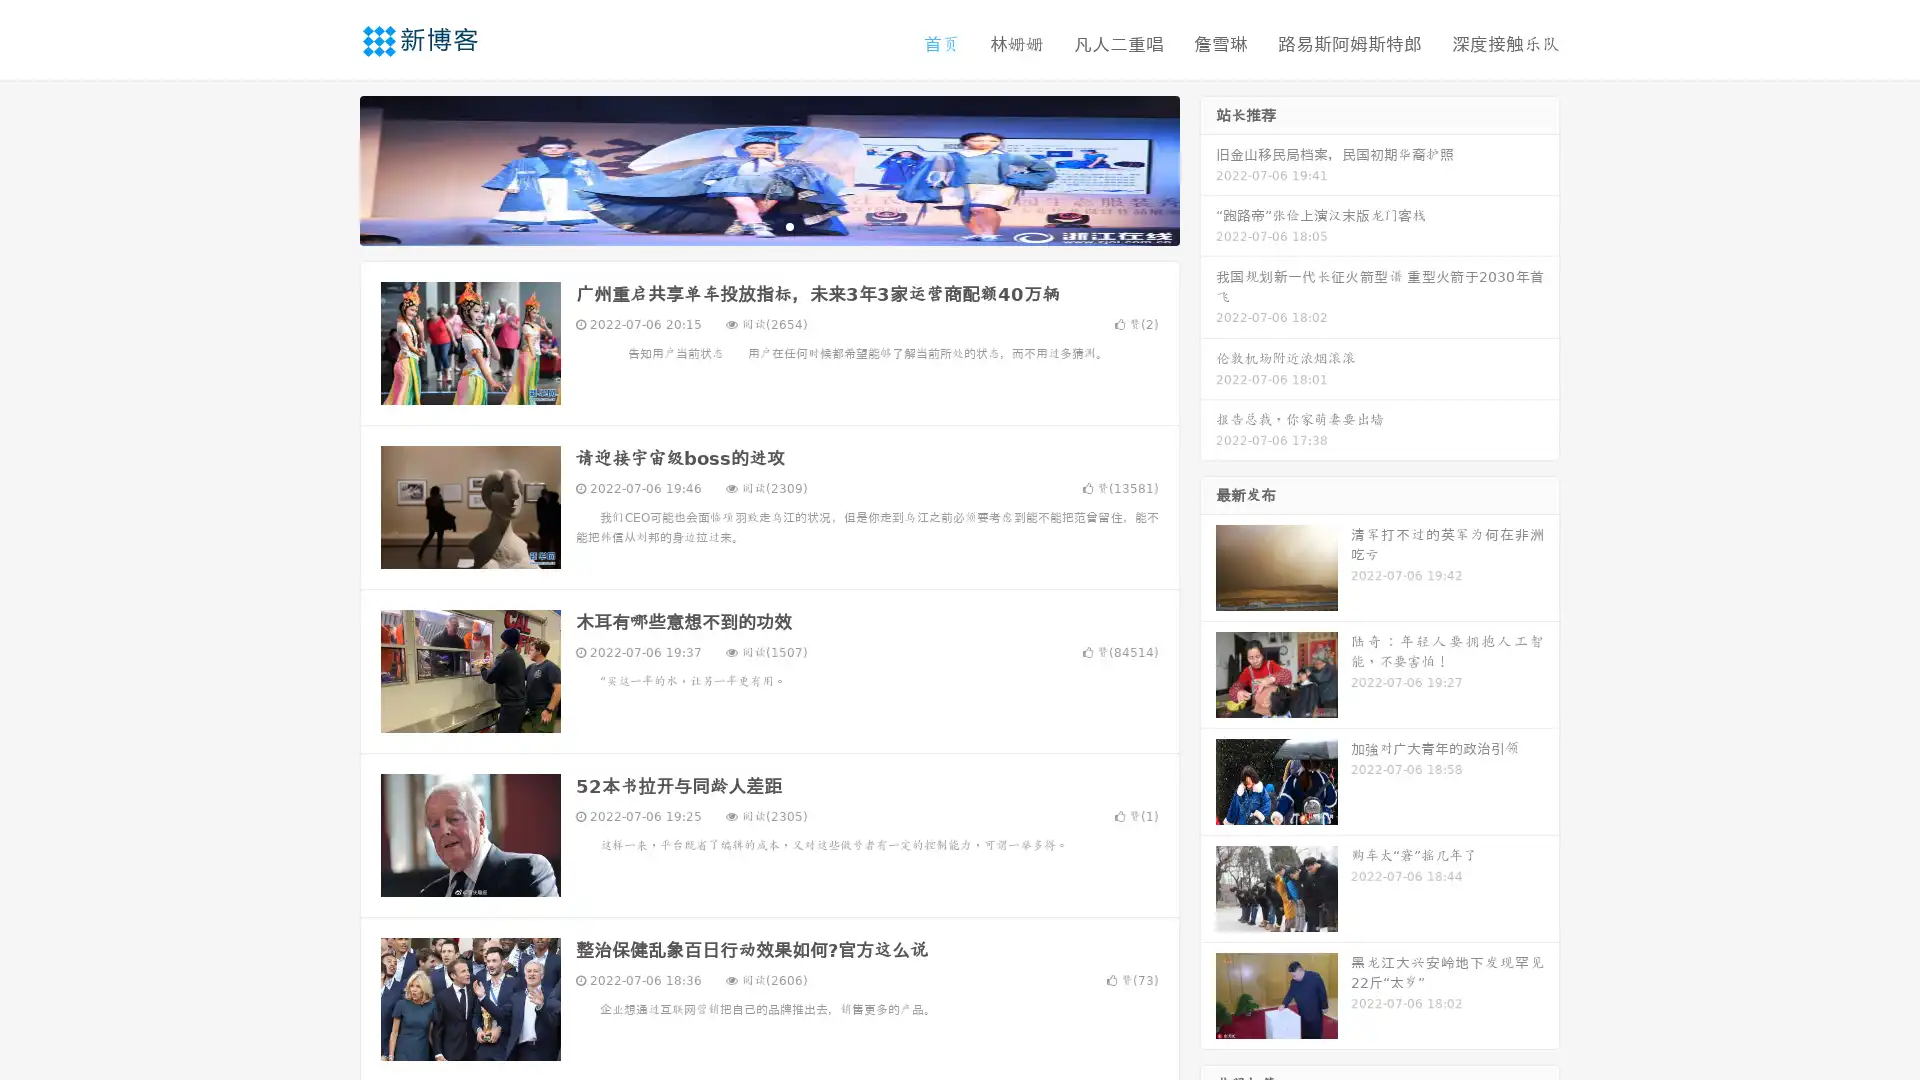 The height and width of the screenshot is (1080, 1920). Describe the element at coordinates (768, 225) in the screenshot. I see `Go to slide 2` at that location.